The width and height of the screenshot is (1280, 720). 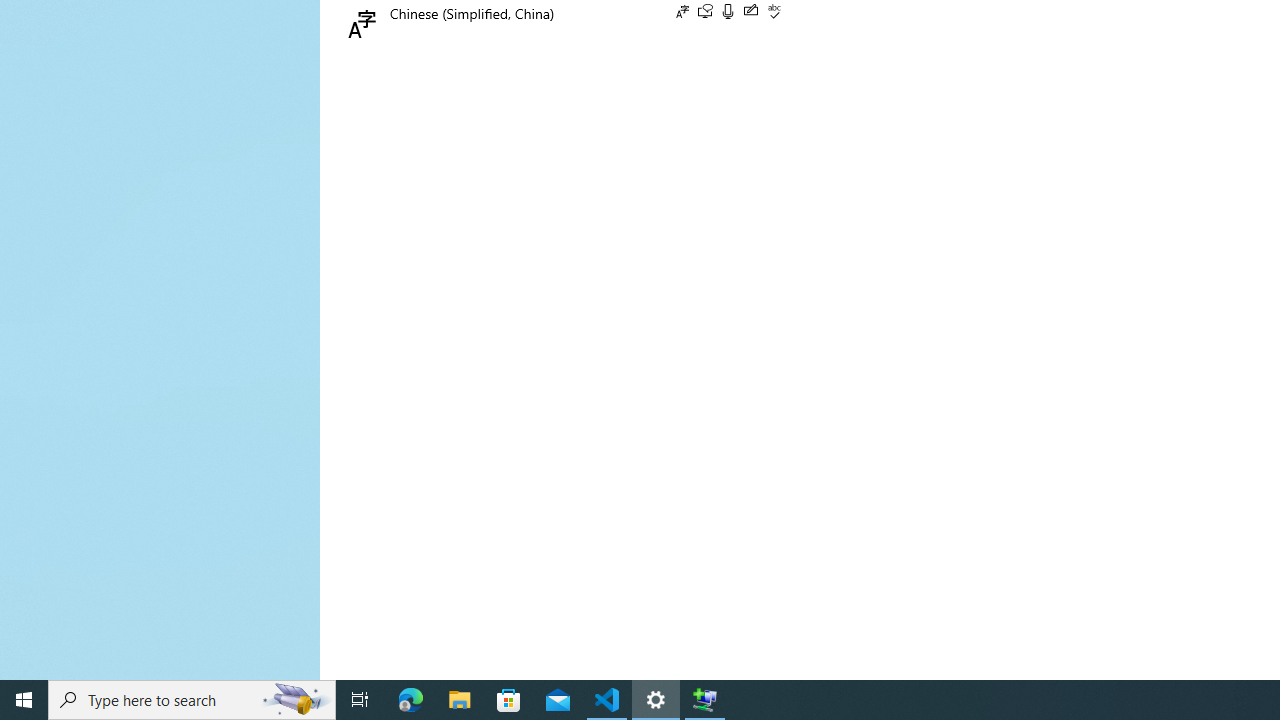 What do you see at coordinates (656, 698) in the screenshot?
I see `'Settings - 1 running window'` at bounding box center [656, 698].